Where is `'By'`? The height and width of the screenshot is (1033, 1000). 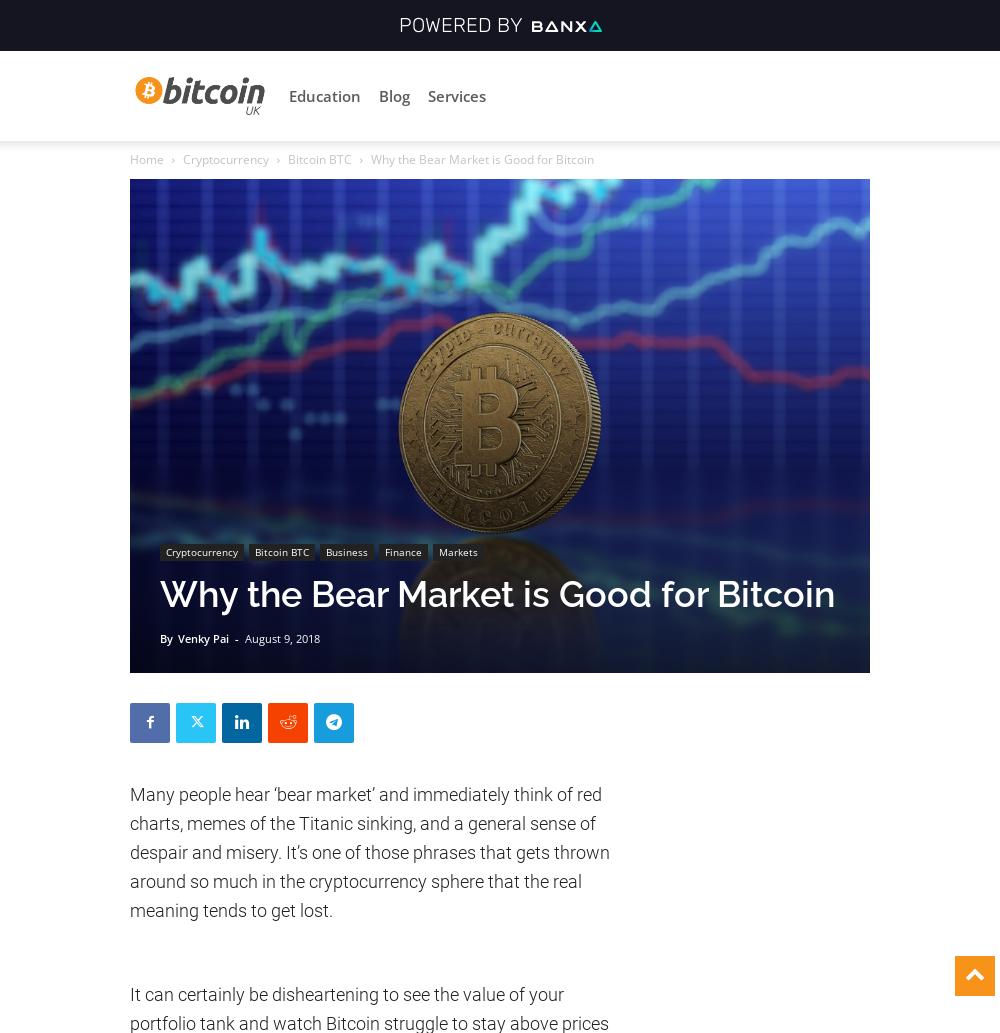
'By' is located at coordinates (160, 636).